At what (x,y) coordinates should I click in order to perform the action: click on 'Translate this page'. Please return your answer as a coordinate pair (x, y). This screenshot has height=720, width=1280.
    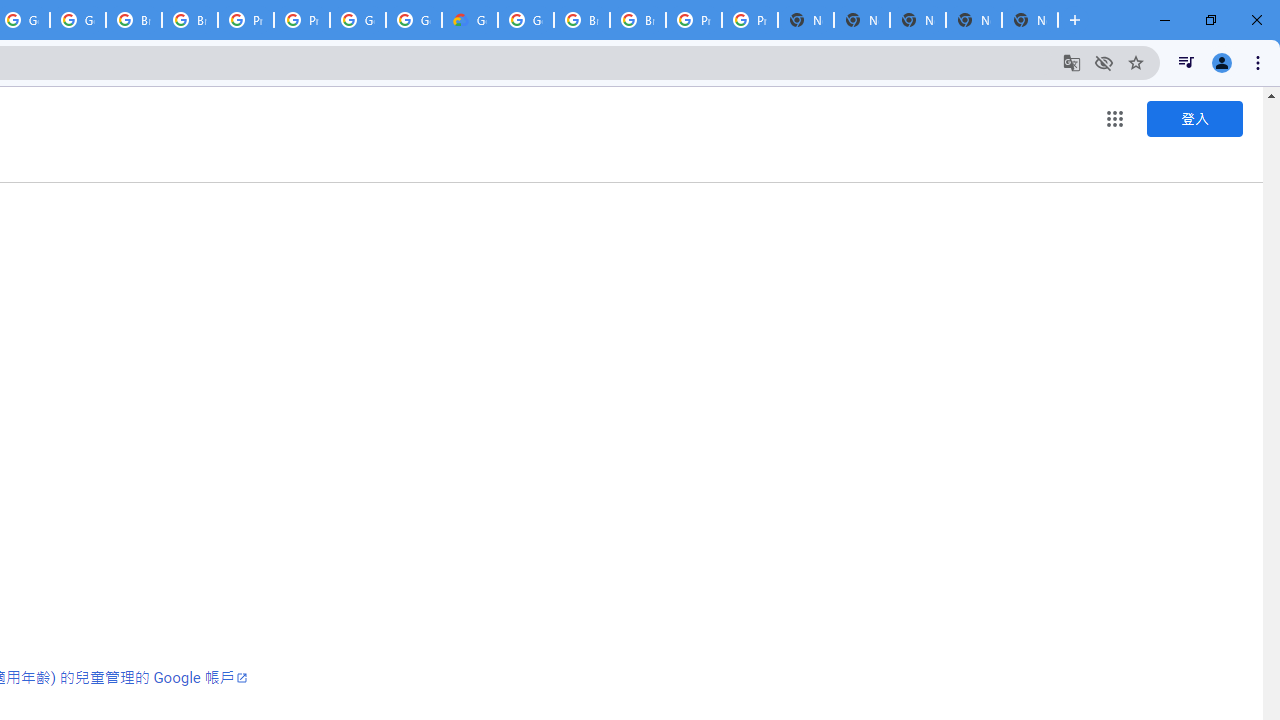
    Looking at the image, I should click on (1071, 61).